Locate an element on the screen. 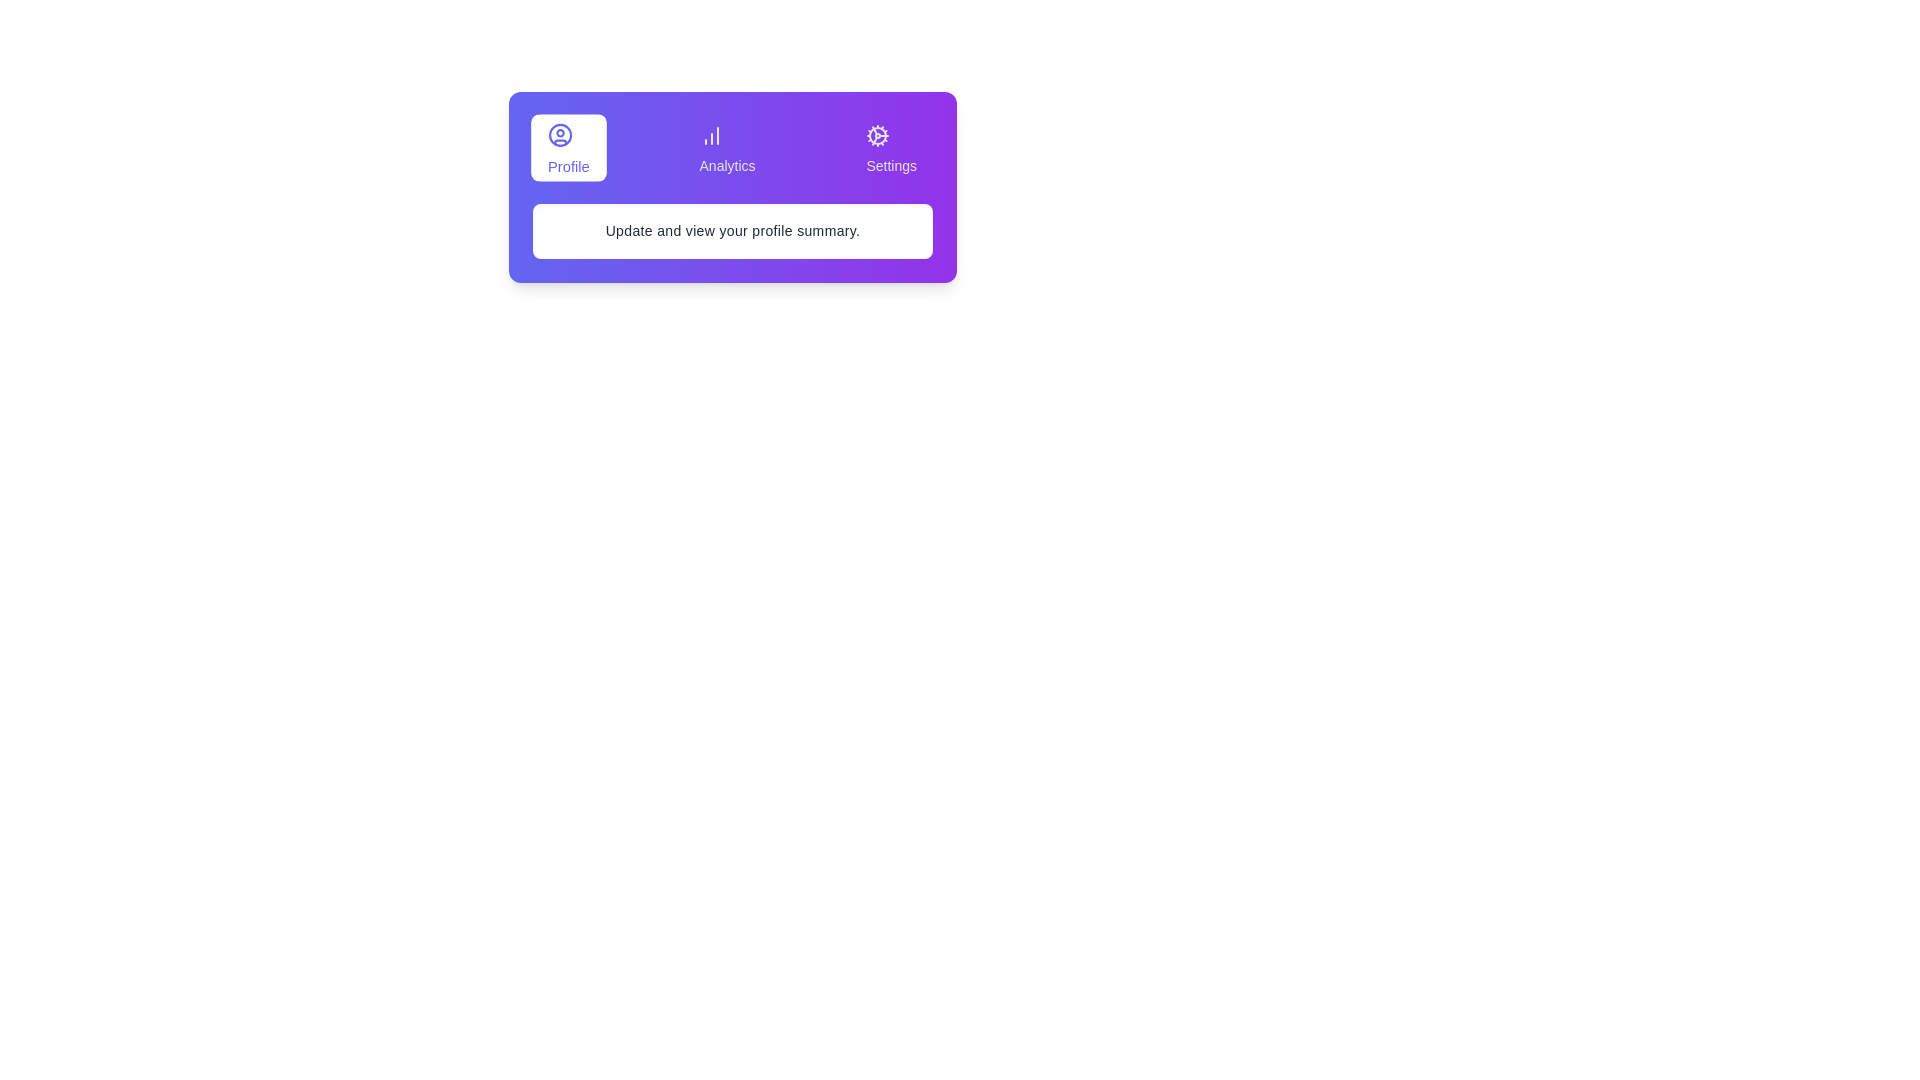 This screenshot has width=1920, height=1080. the Profile tab to view its content is located at coordinates (567, 146).